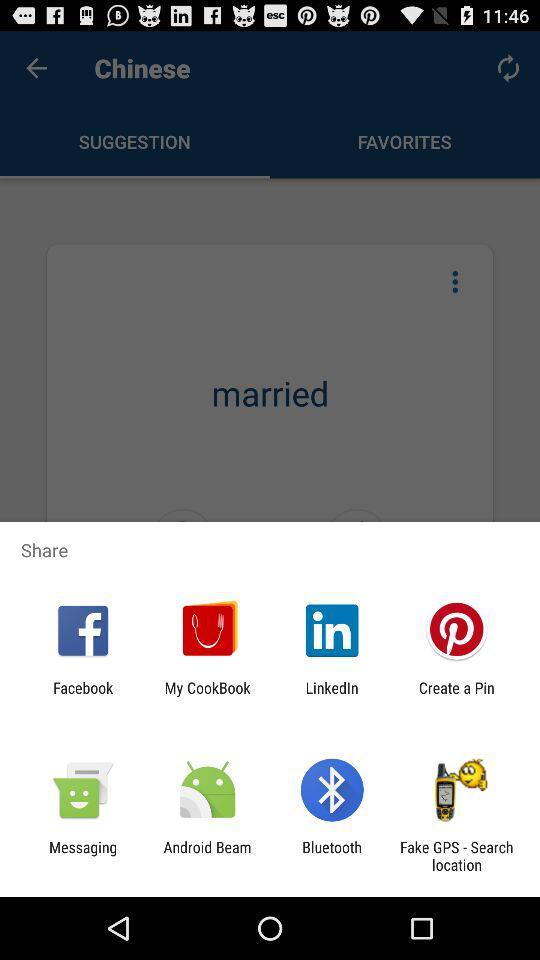 The width and height of the screenshot is (540, 960). What do you see at coordinates (332, 855) in the screenshot?
I see `bluetooth item` at bounding box center [332, 855].